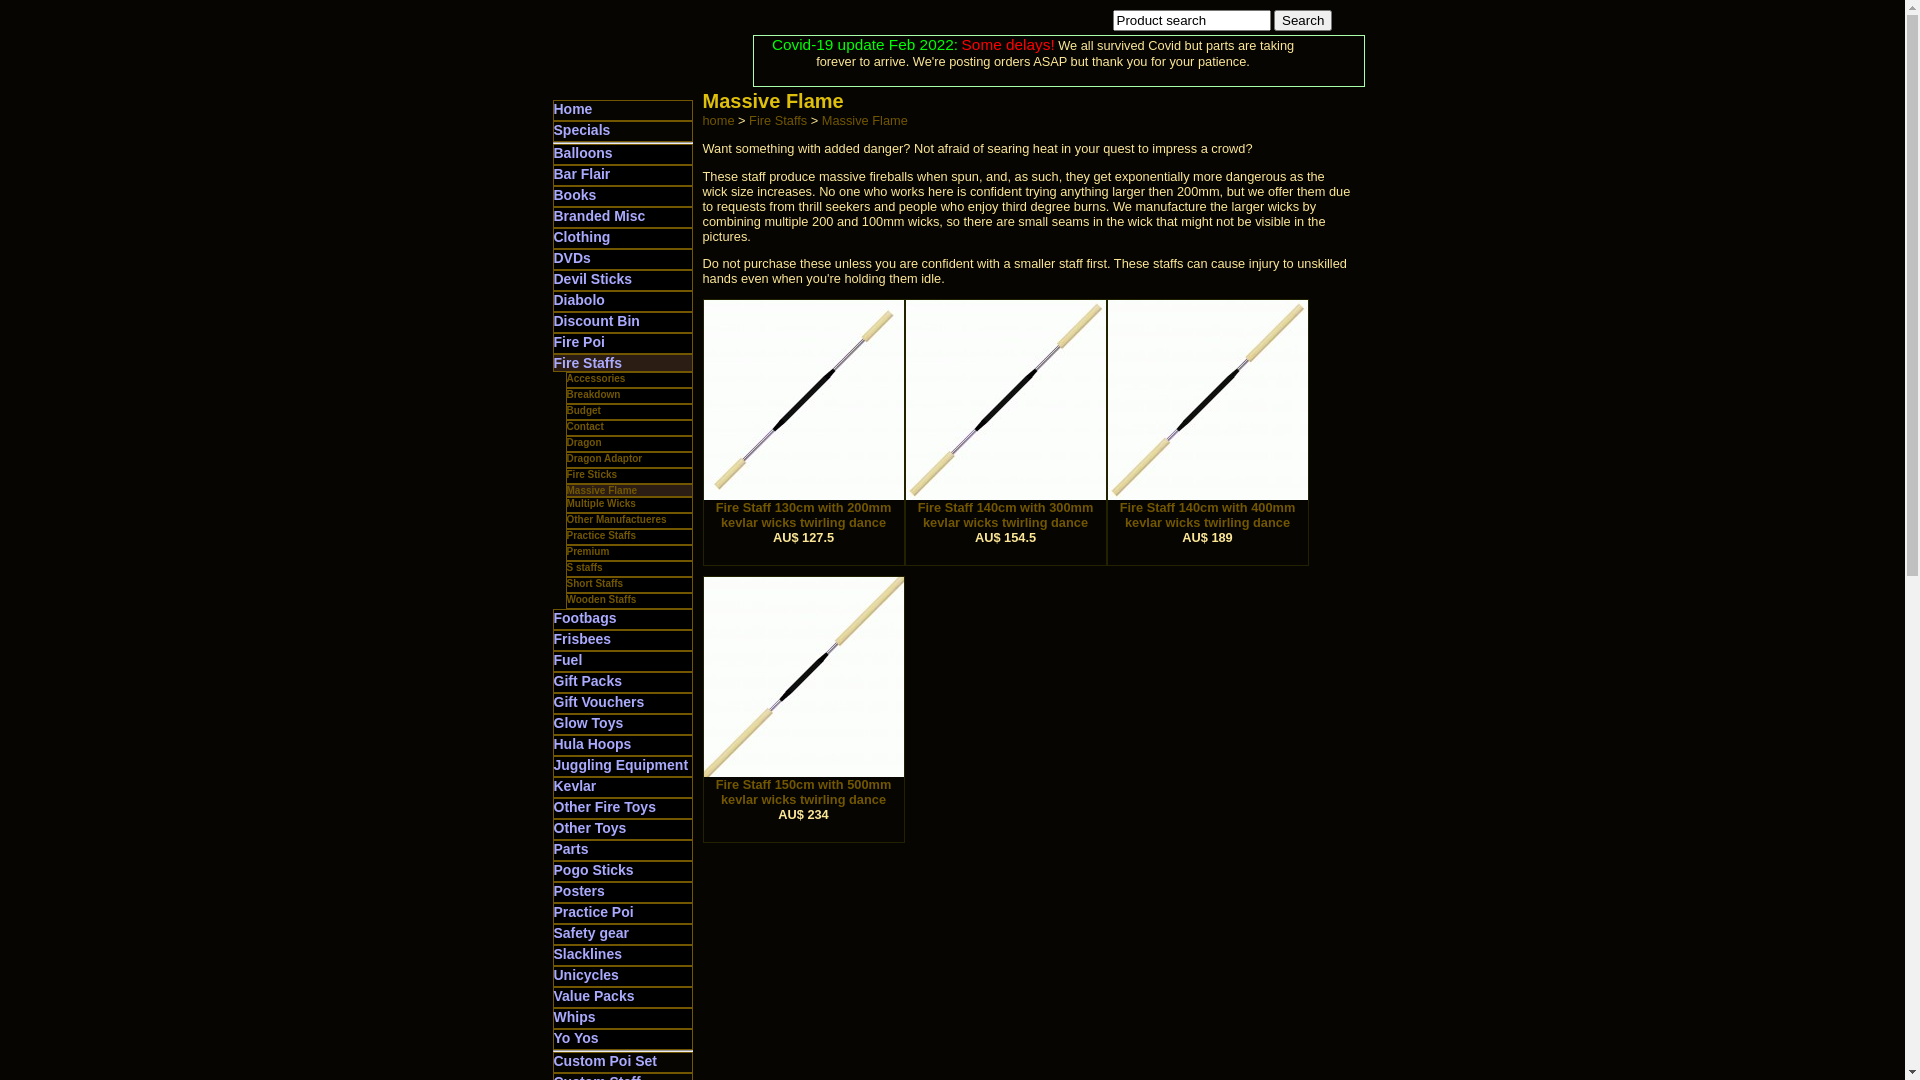 This screenshot has height=1080, width=1920. I want to click on 'Glow Toys', so click(588, 722).